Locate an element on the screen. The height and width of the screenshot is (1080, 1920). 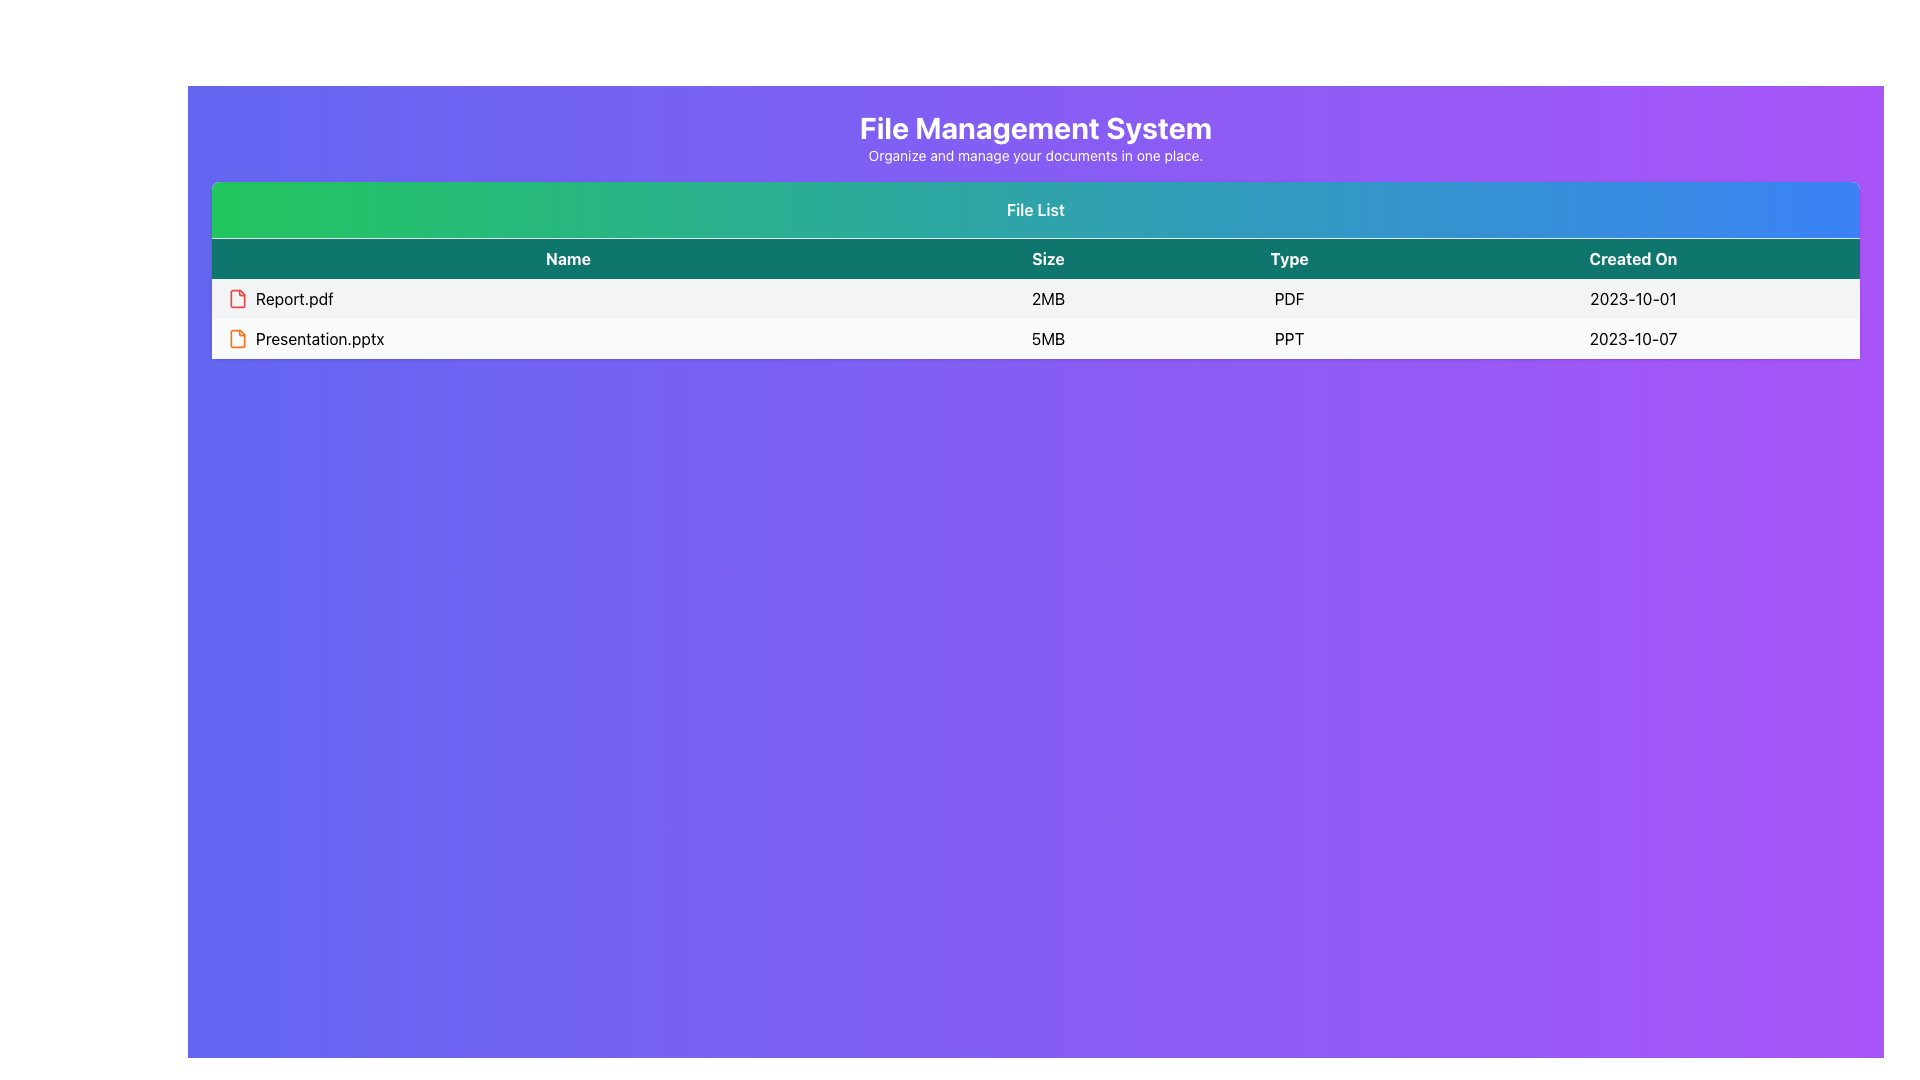
the text label displaying 'PDF' in bold black text within the 'Type' column of the first row in the 'File List' table is located at coordinates (1289, 299).